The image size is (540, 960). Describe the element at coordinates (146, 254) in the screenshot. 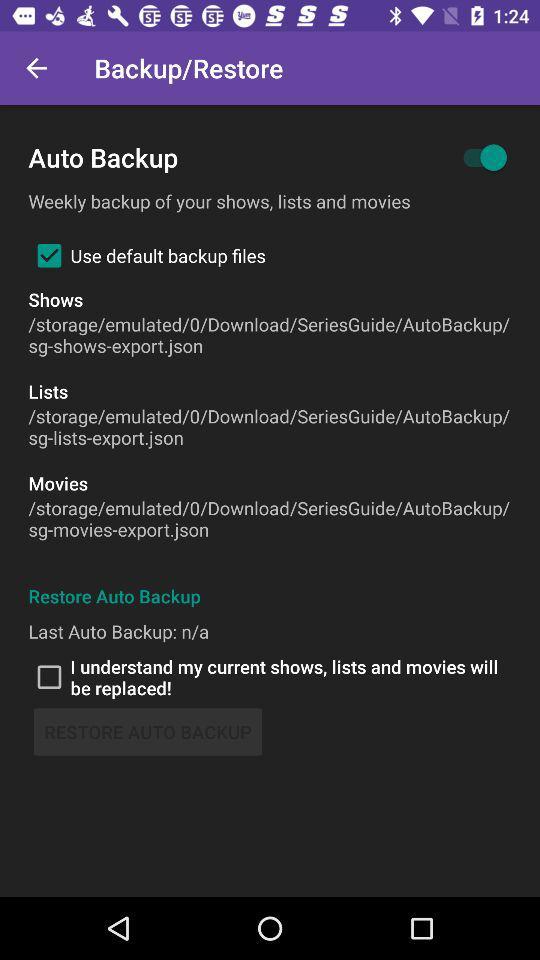

I see `icon above the shows` at that location.